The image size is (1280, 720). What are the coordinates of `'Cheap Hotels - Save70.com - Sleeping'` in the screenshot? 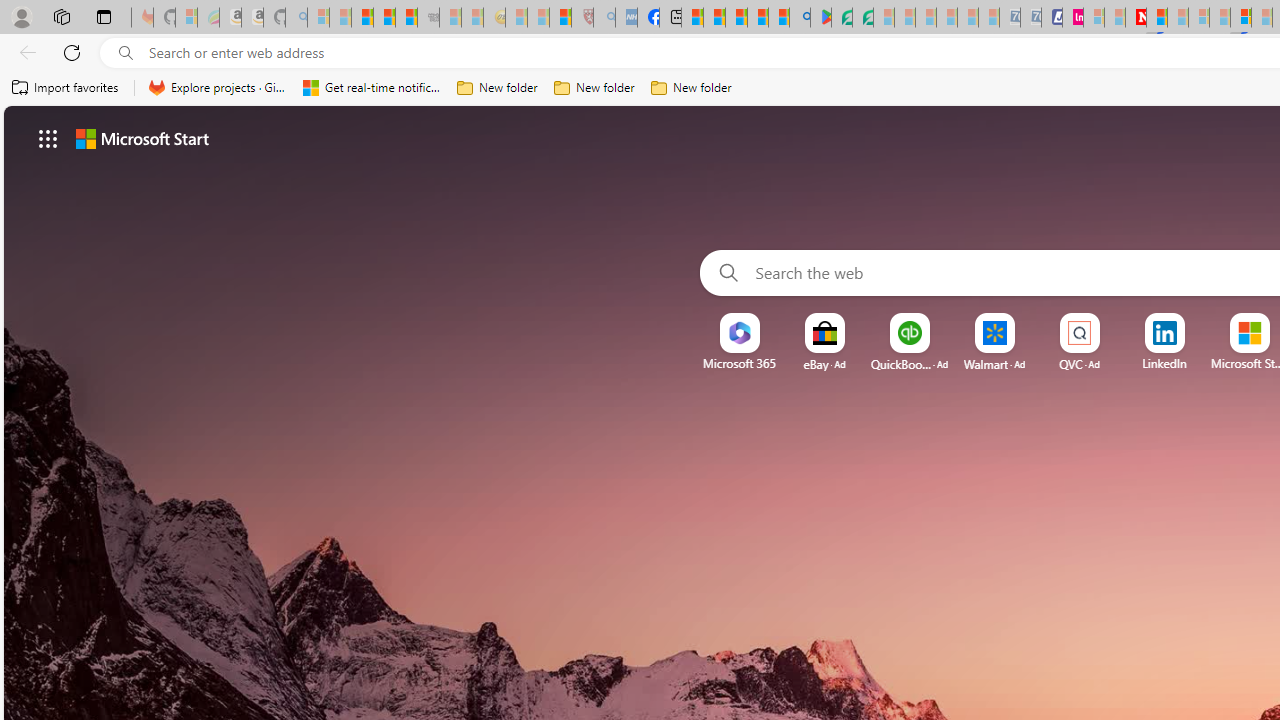 It's located at (1031, 17).